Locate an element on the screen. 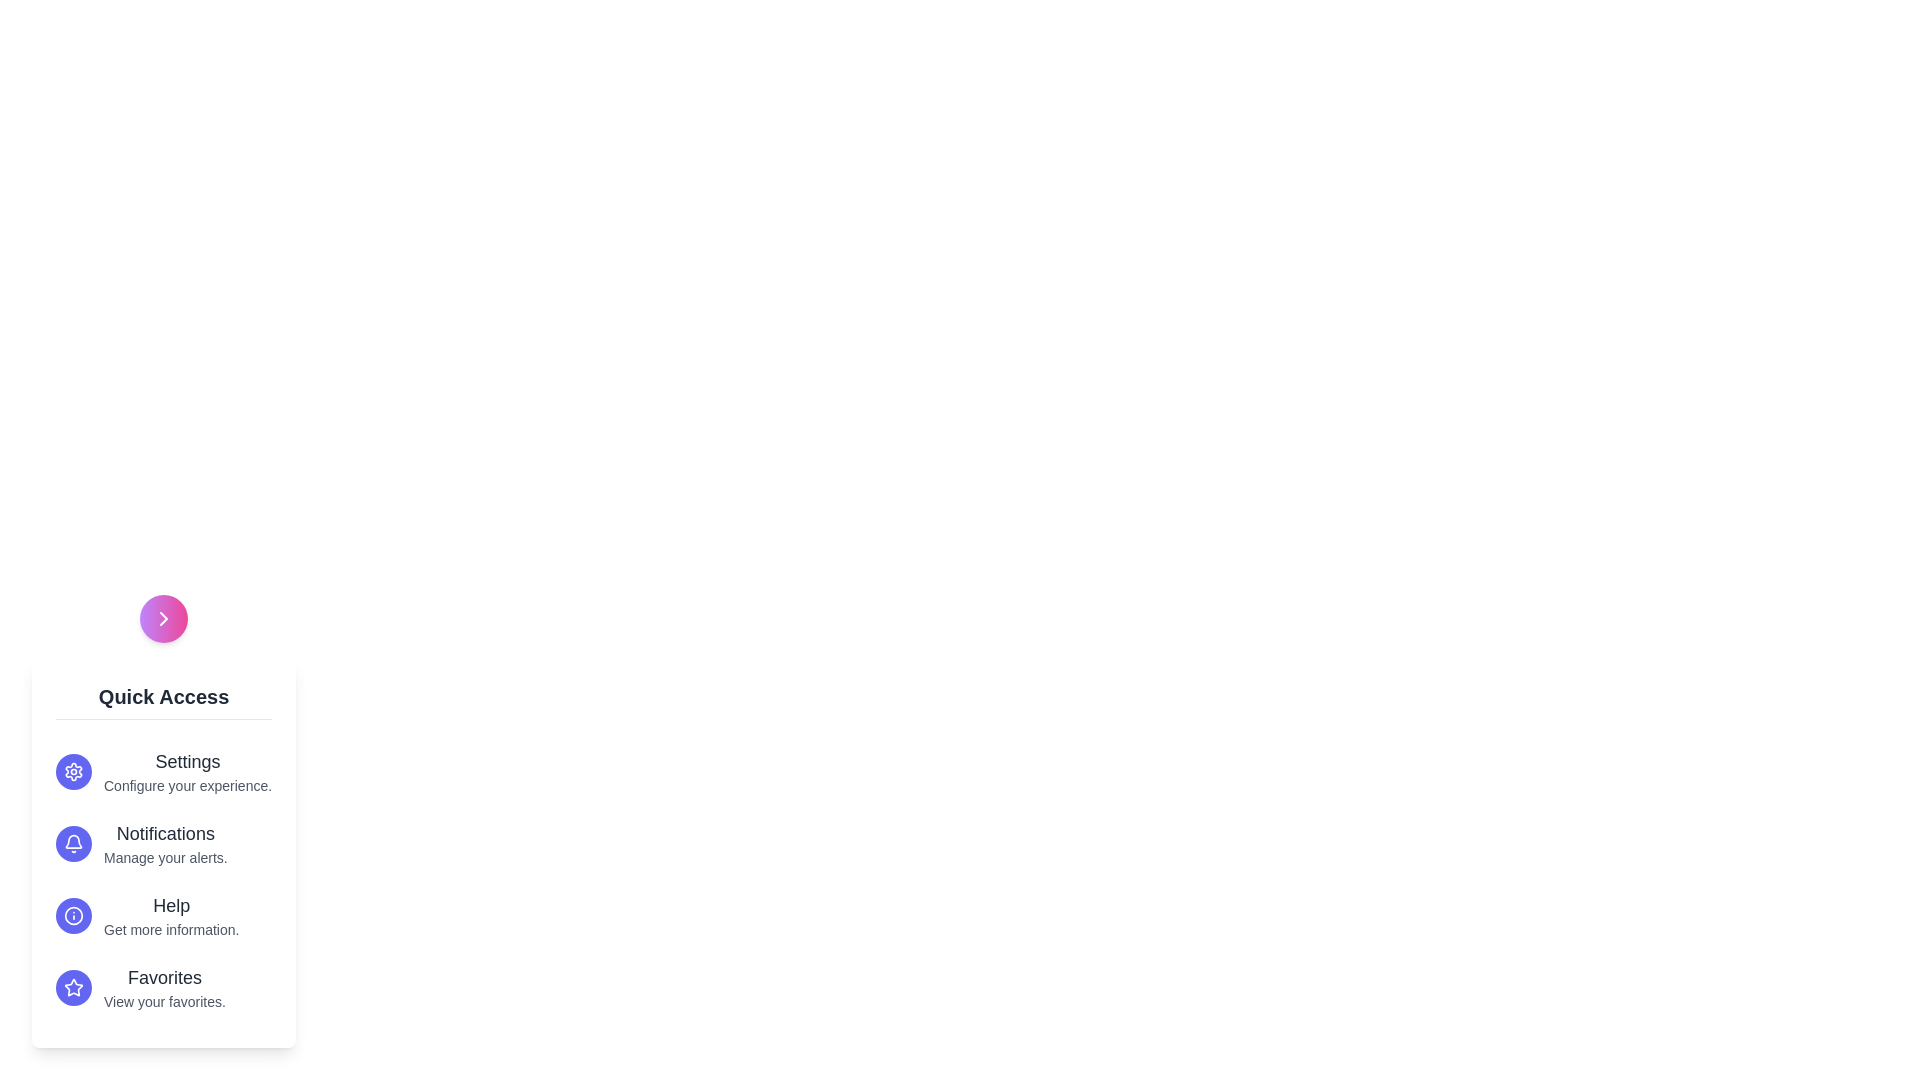  the menu option Help to highlight it visually is located at coordinates (163, 915).